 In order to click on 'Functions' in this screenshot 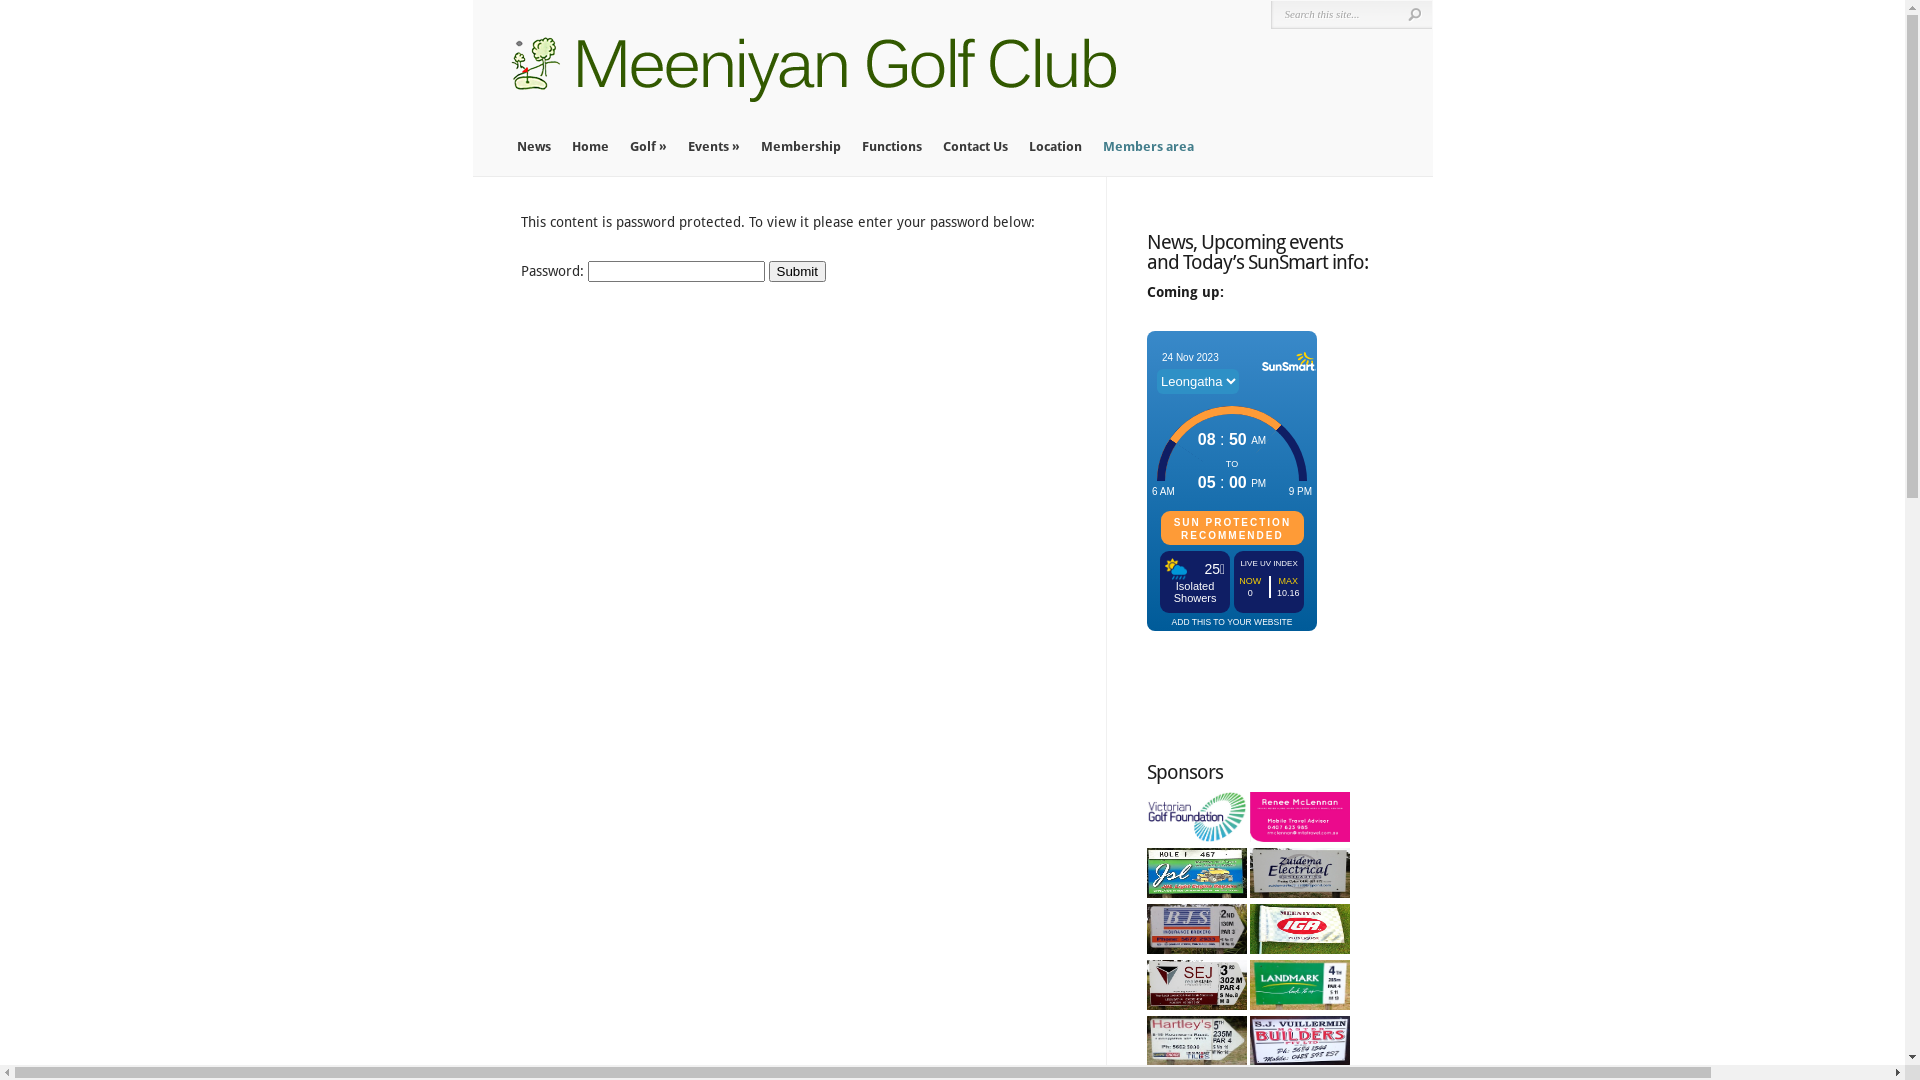, I will do `click(862, 145)`.